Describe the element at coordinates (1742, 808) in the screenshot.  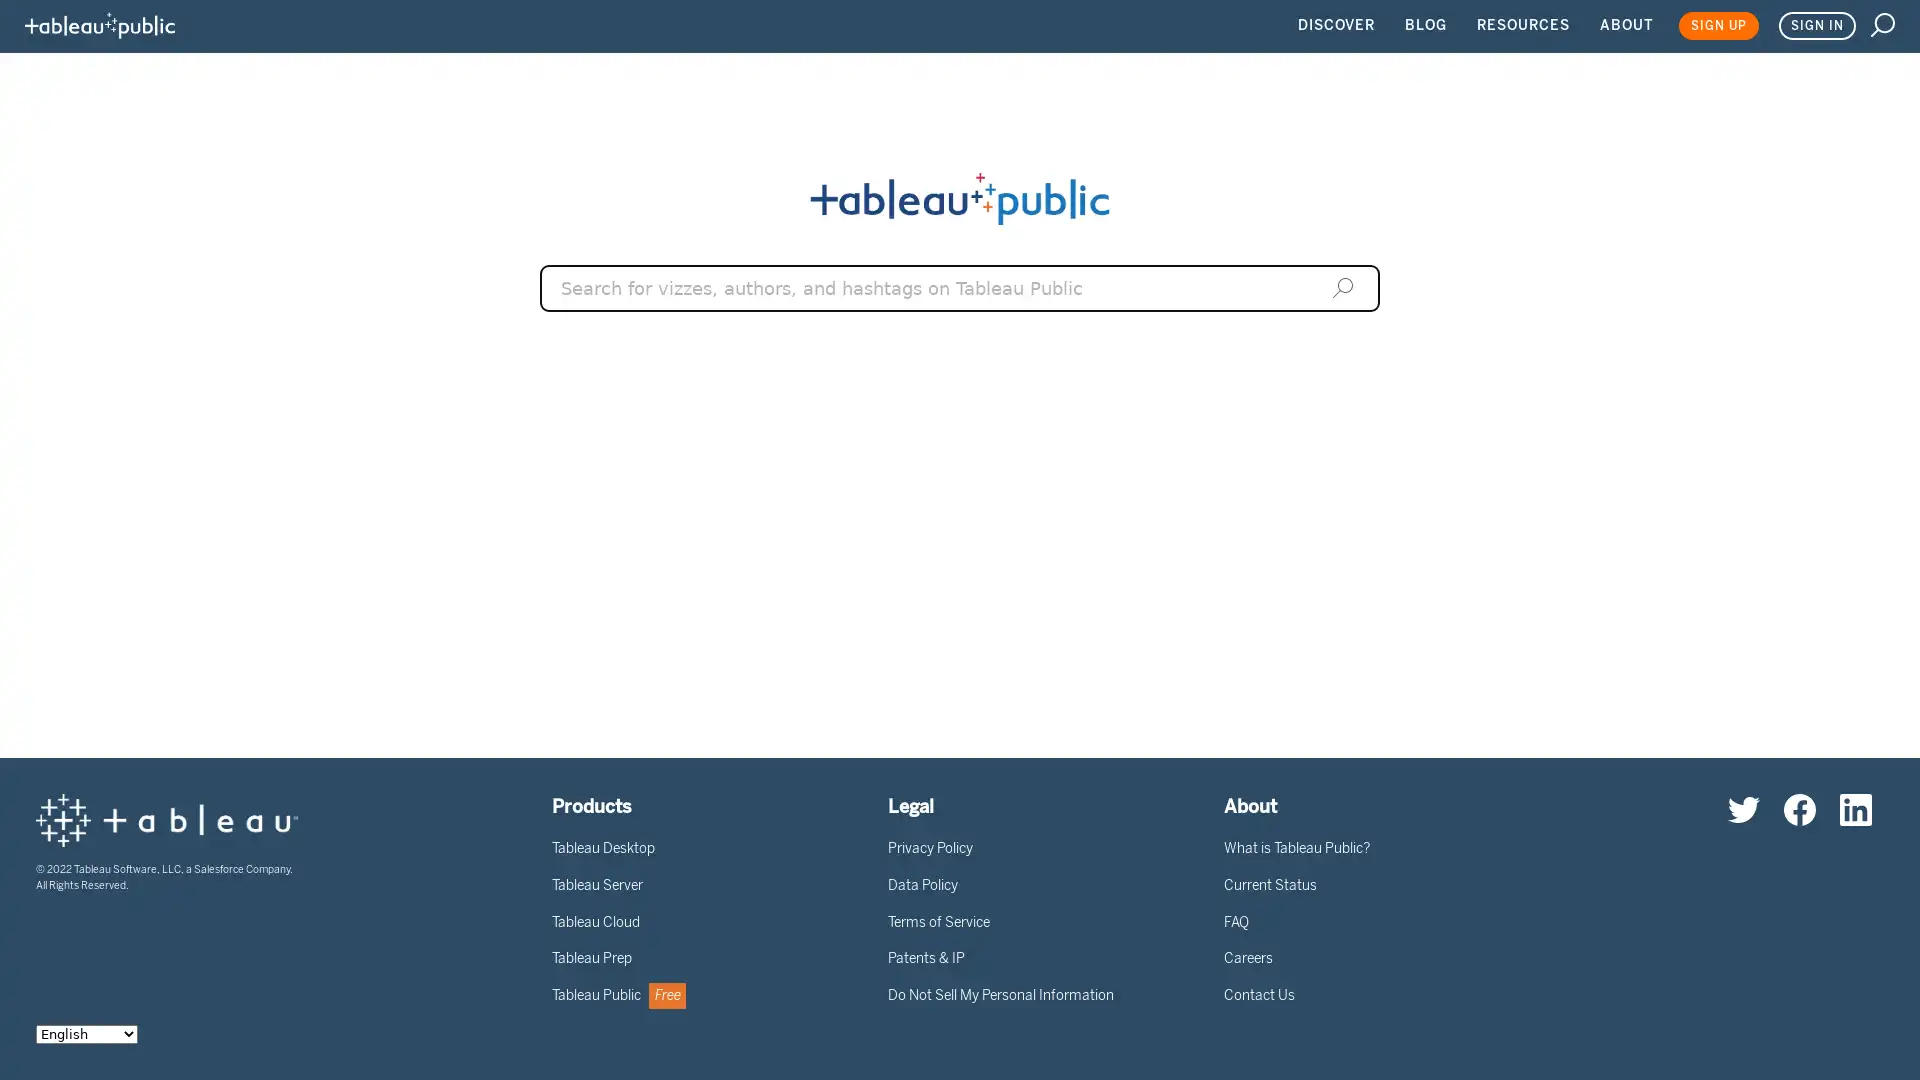
I see `Twitter link` at that location.